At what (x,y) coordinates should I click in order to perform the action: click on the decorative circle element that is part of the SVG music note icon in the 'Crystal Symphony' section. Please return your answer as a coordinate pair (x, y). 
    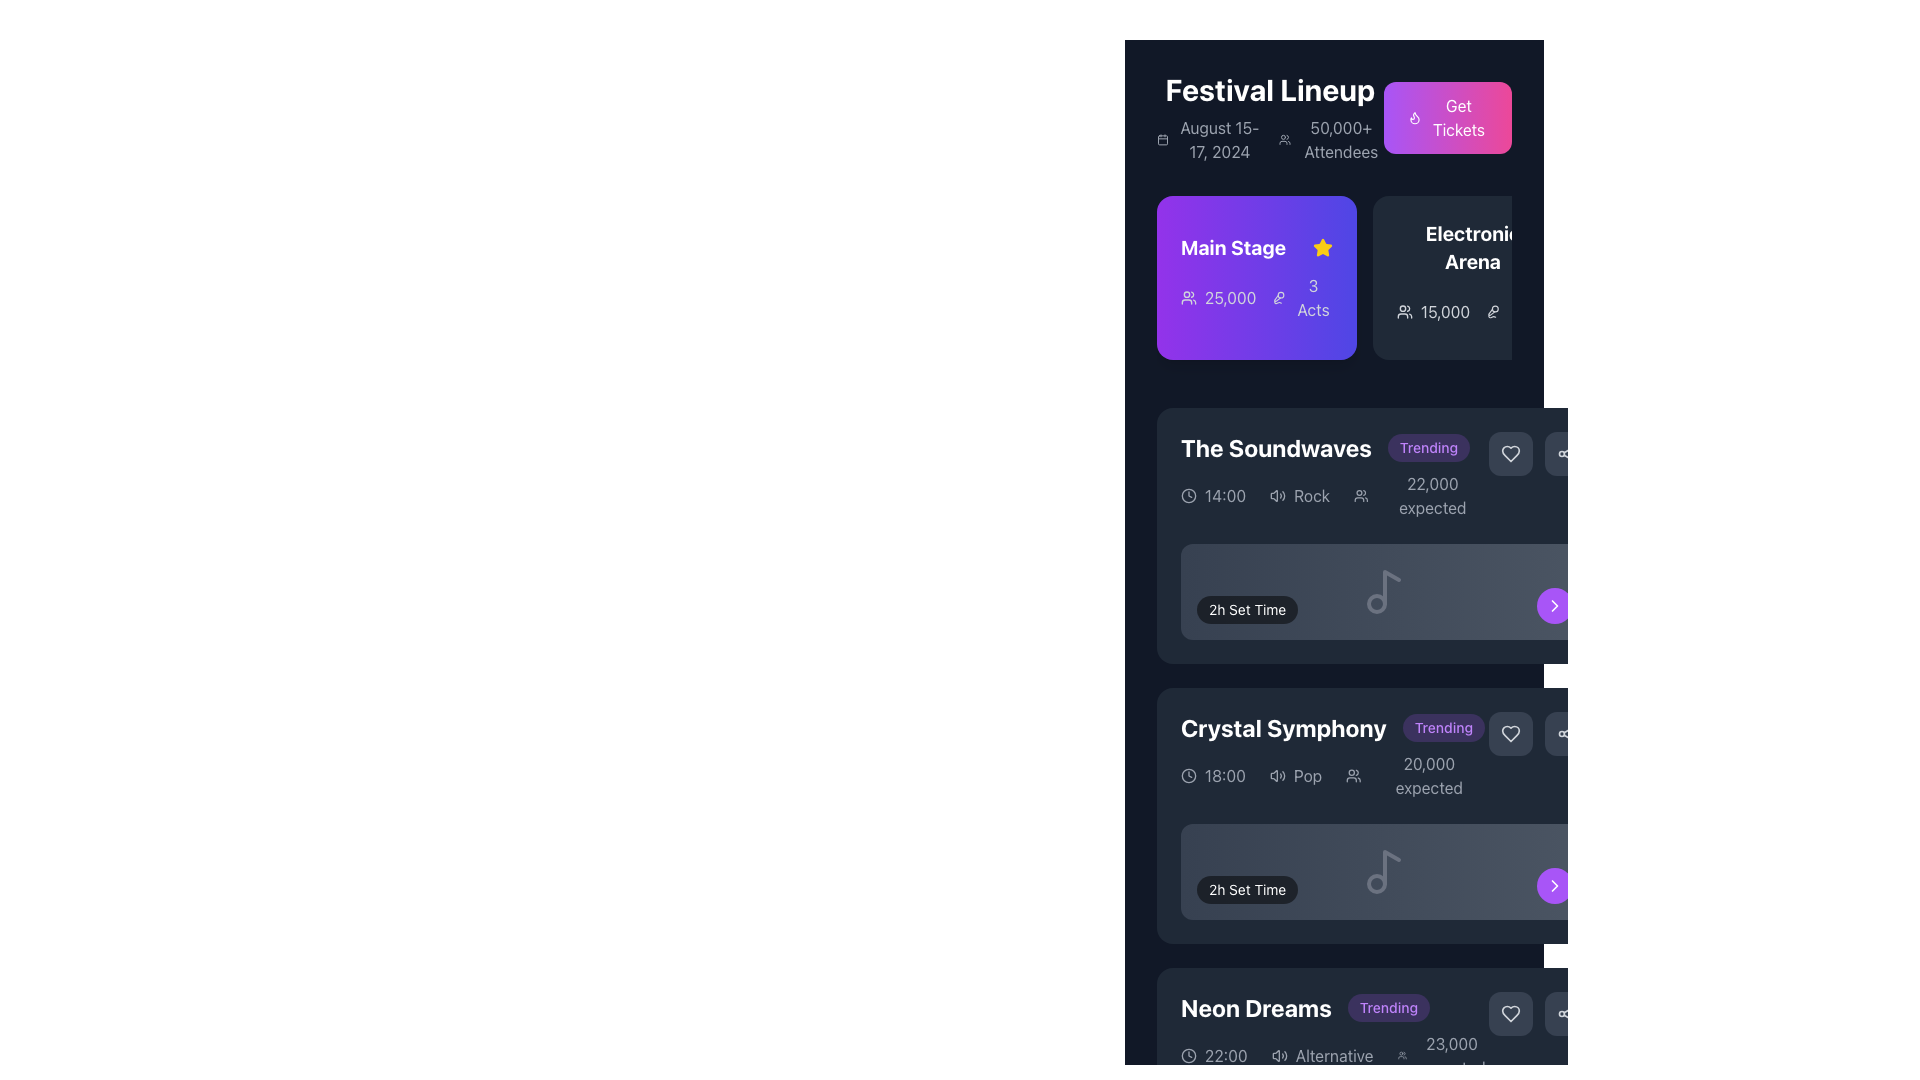
    Looking at the image, I should click on (1376, 882).